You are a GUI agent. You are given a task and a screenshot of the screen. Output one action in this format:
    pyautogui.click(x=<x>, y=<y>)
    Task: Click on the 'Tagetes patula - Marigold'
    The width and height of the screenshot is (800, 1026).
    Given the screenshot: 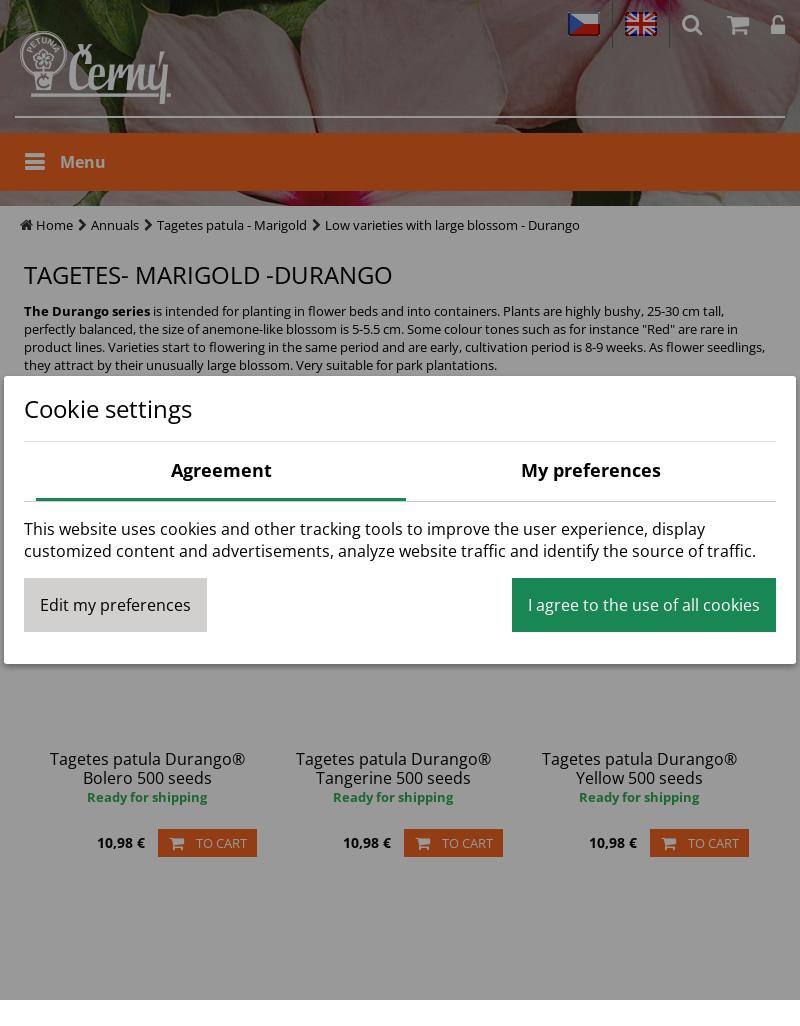 What is the action you would take?
    pyautogui.click(x=157, y=225)
    